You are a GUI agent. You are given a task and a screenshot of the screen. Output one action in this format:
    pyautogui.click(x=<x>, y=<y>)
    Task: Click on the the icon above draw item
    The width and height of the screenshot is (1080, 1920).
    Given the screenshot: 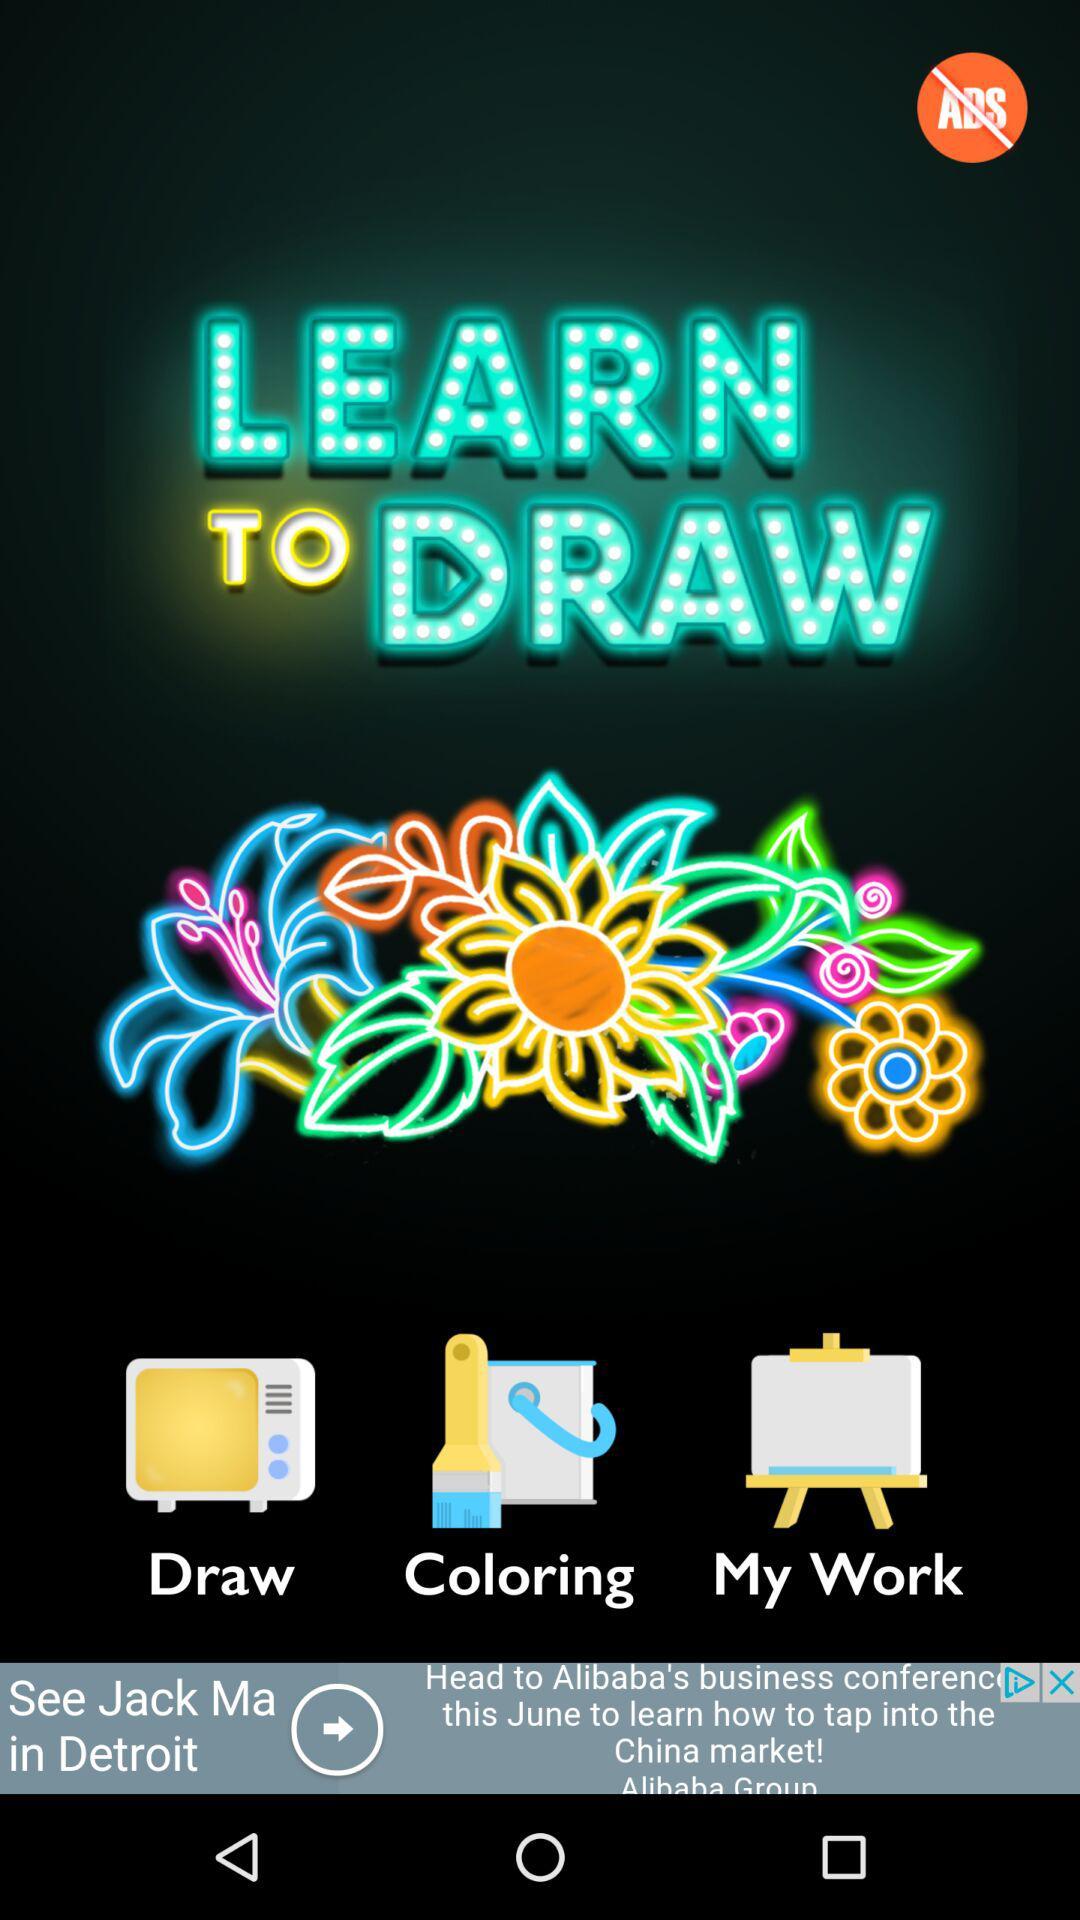 What is the action you would take?
    pyautogui.click(x=220, y=1430)
    